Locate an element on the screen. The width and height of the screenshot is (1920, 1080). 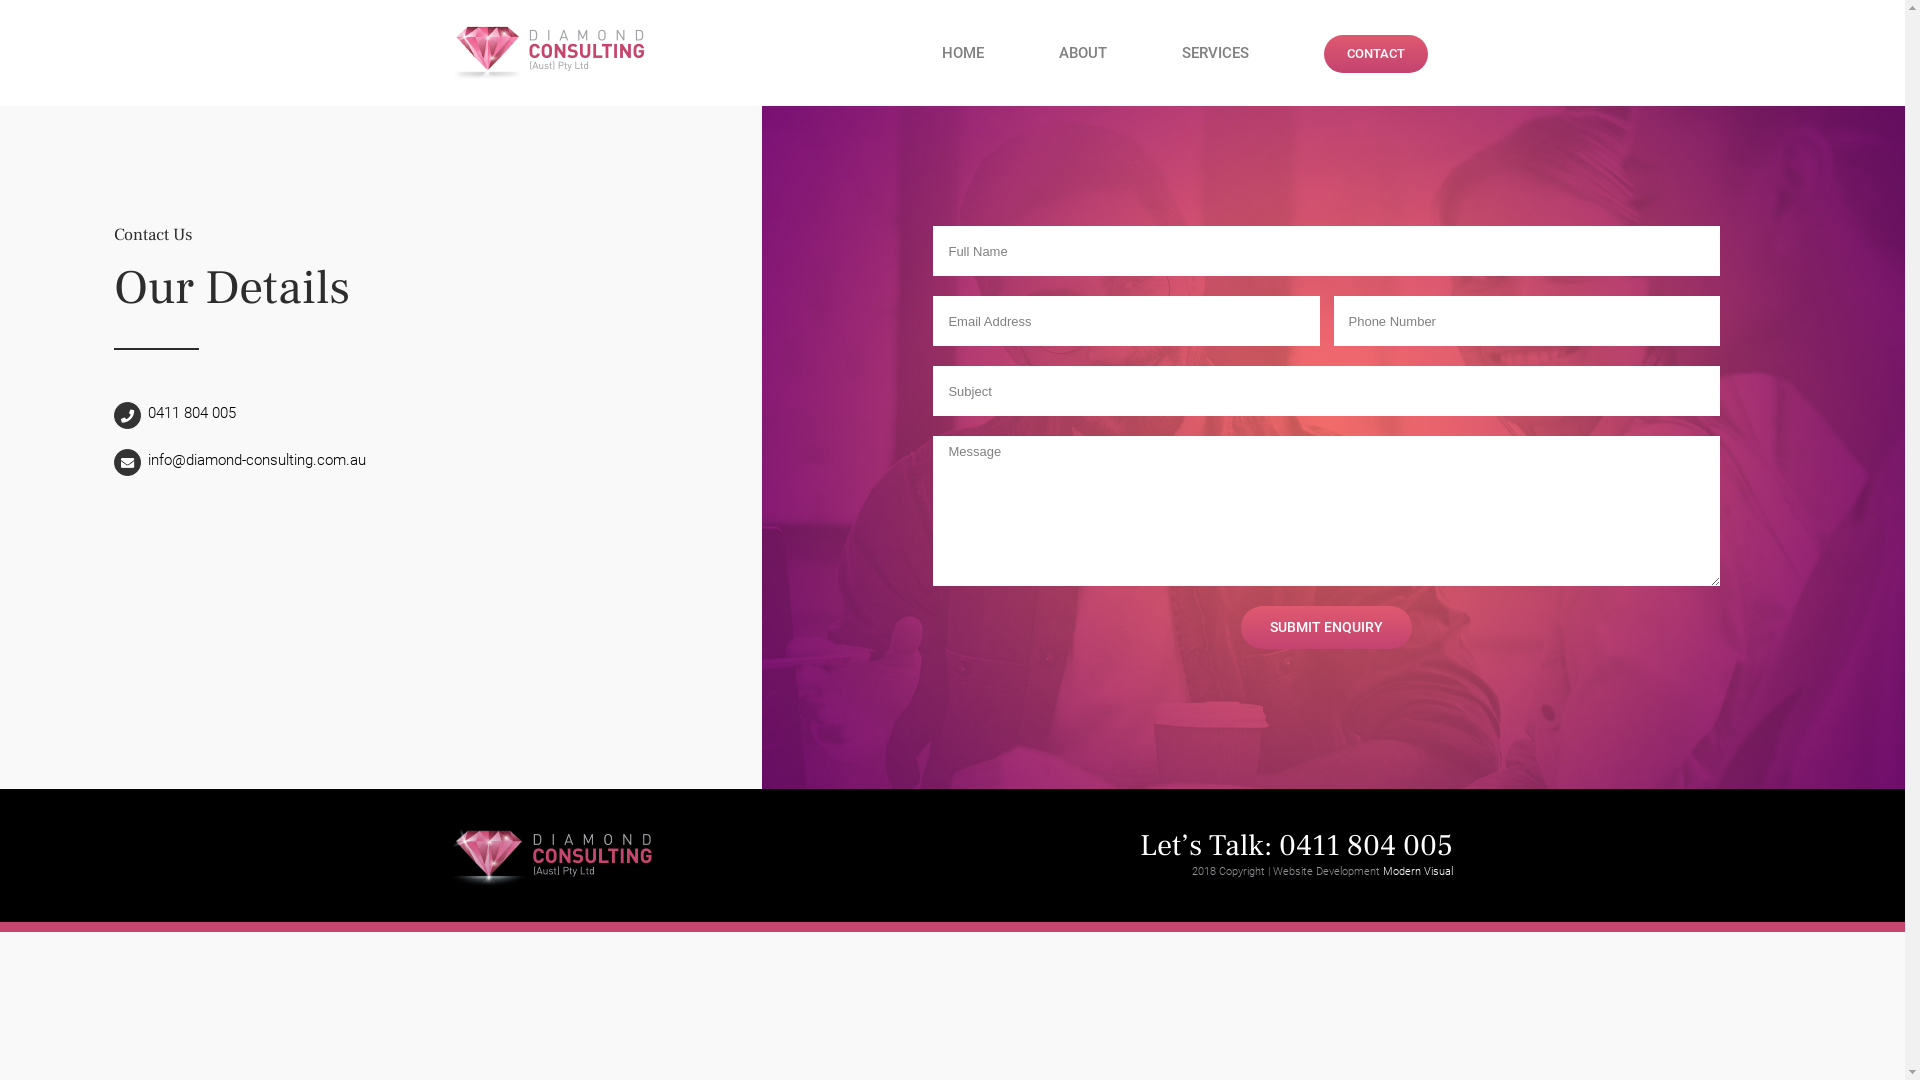
'diamond-consulting-logo-black@2x' is located at coordinates (552, 856).